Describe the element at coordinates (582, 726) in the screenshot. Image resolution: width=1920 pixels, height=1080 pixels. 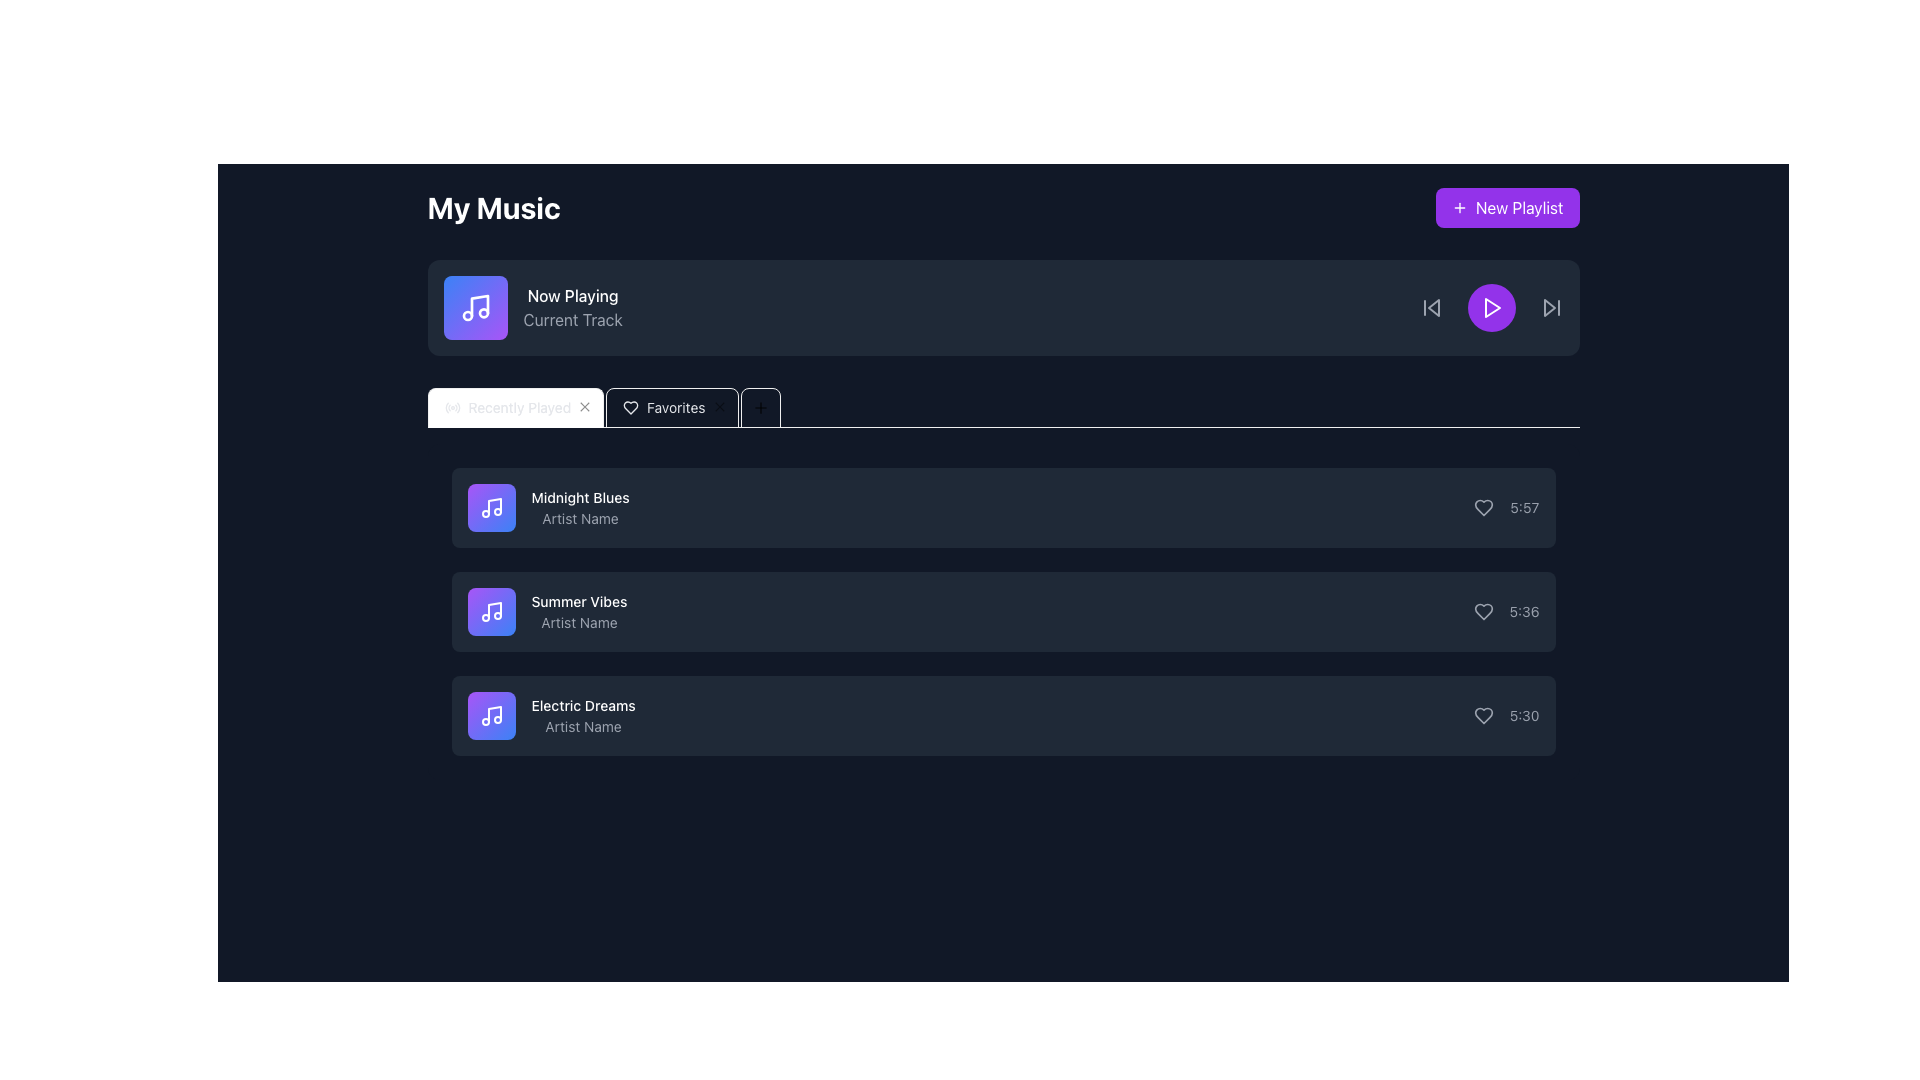
I see `the static label displaying the name of the artist associated with the song 'Electric Dreams', located below the title 'Electric Dreams'` at that location.